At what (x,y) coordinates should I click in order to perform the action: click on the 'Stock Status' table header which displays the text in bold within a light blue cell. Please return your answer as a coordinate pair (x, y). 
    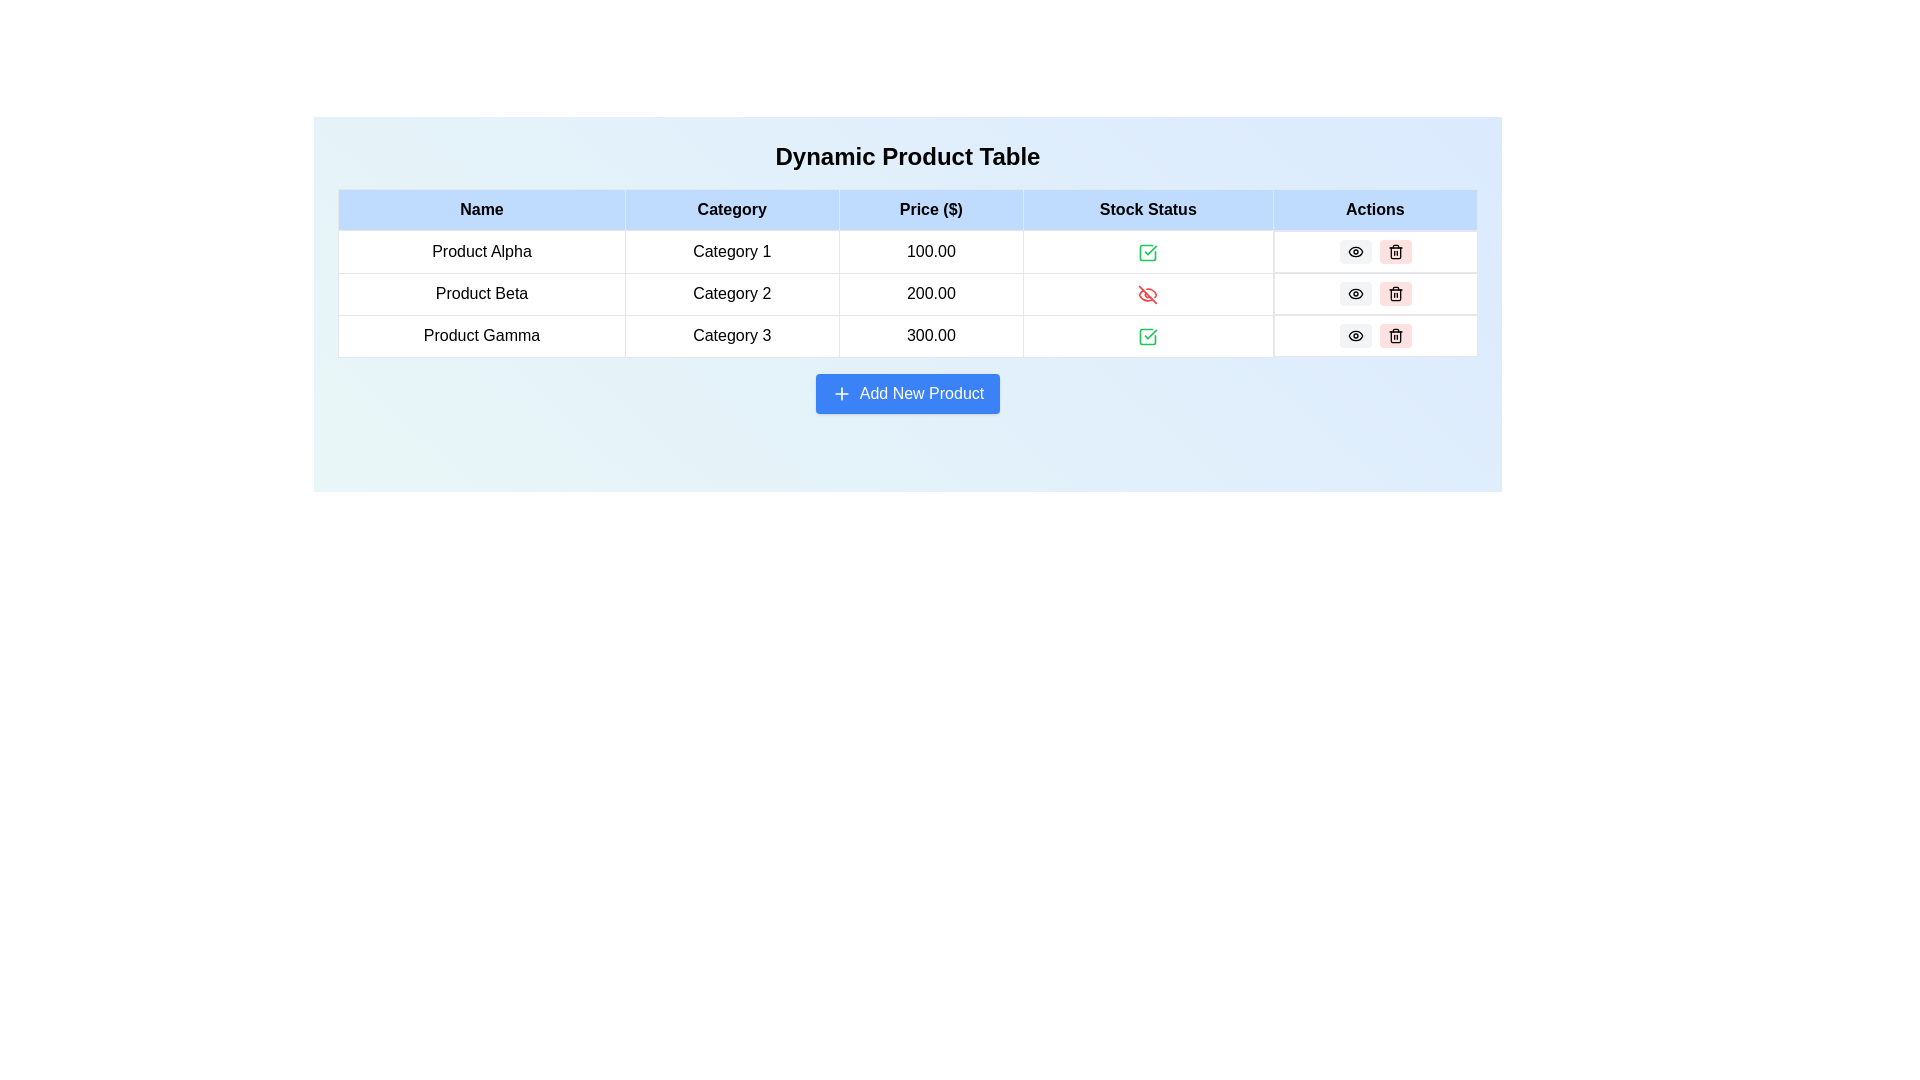
    Looking at the image, I should click on (1148, 209).